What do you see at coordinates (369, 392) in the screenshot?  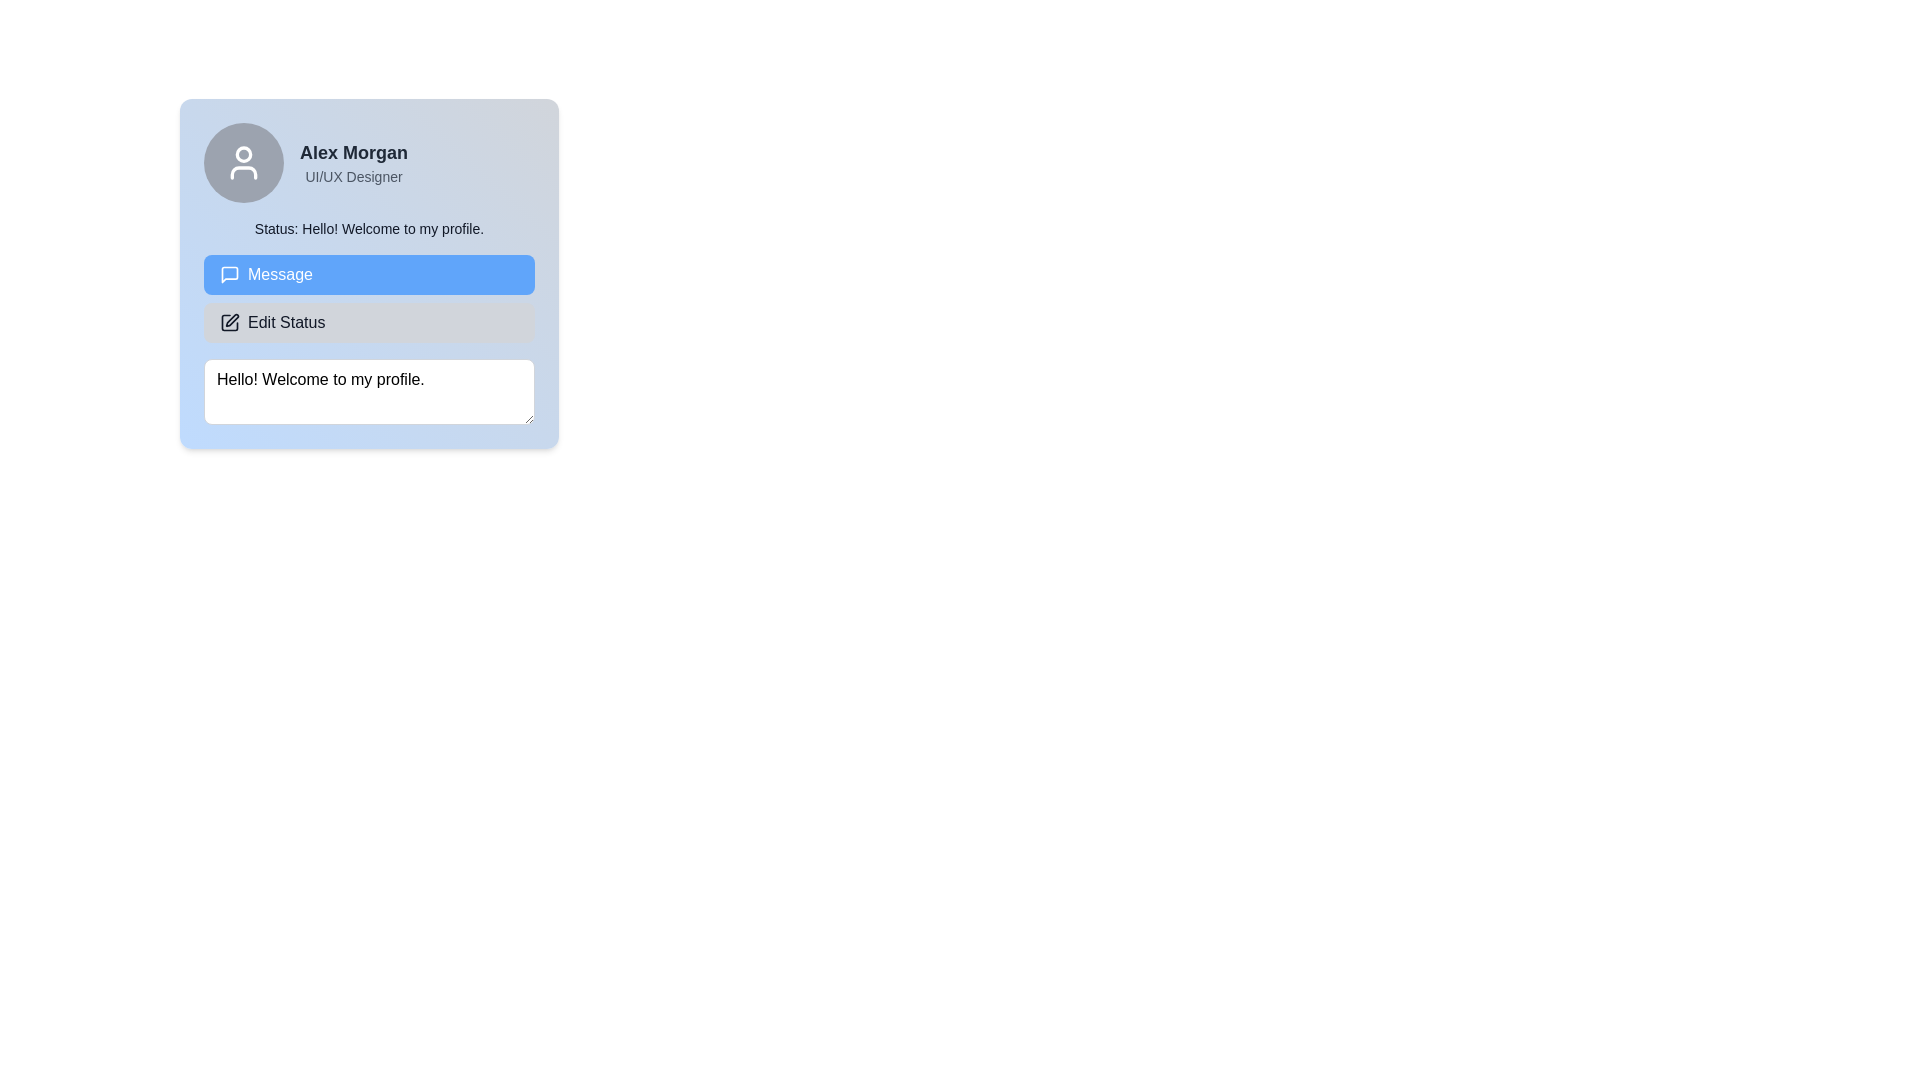 I see `the text box containing 'Hello! Welcome to my profile.'` at bounding box center [369, 392].